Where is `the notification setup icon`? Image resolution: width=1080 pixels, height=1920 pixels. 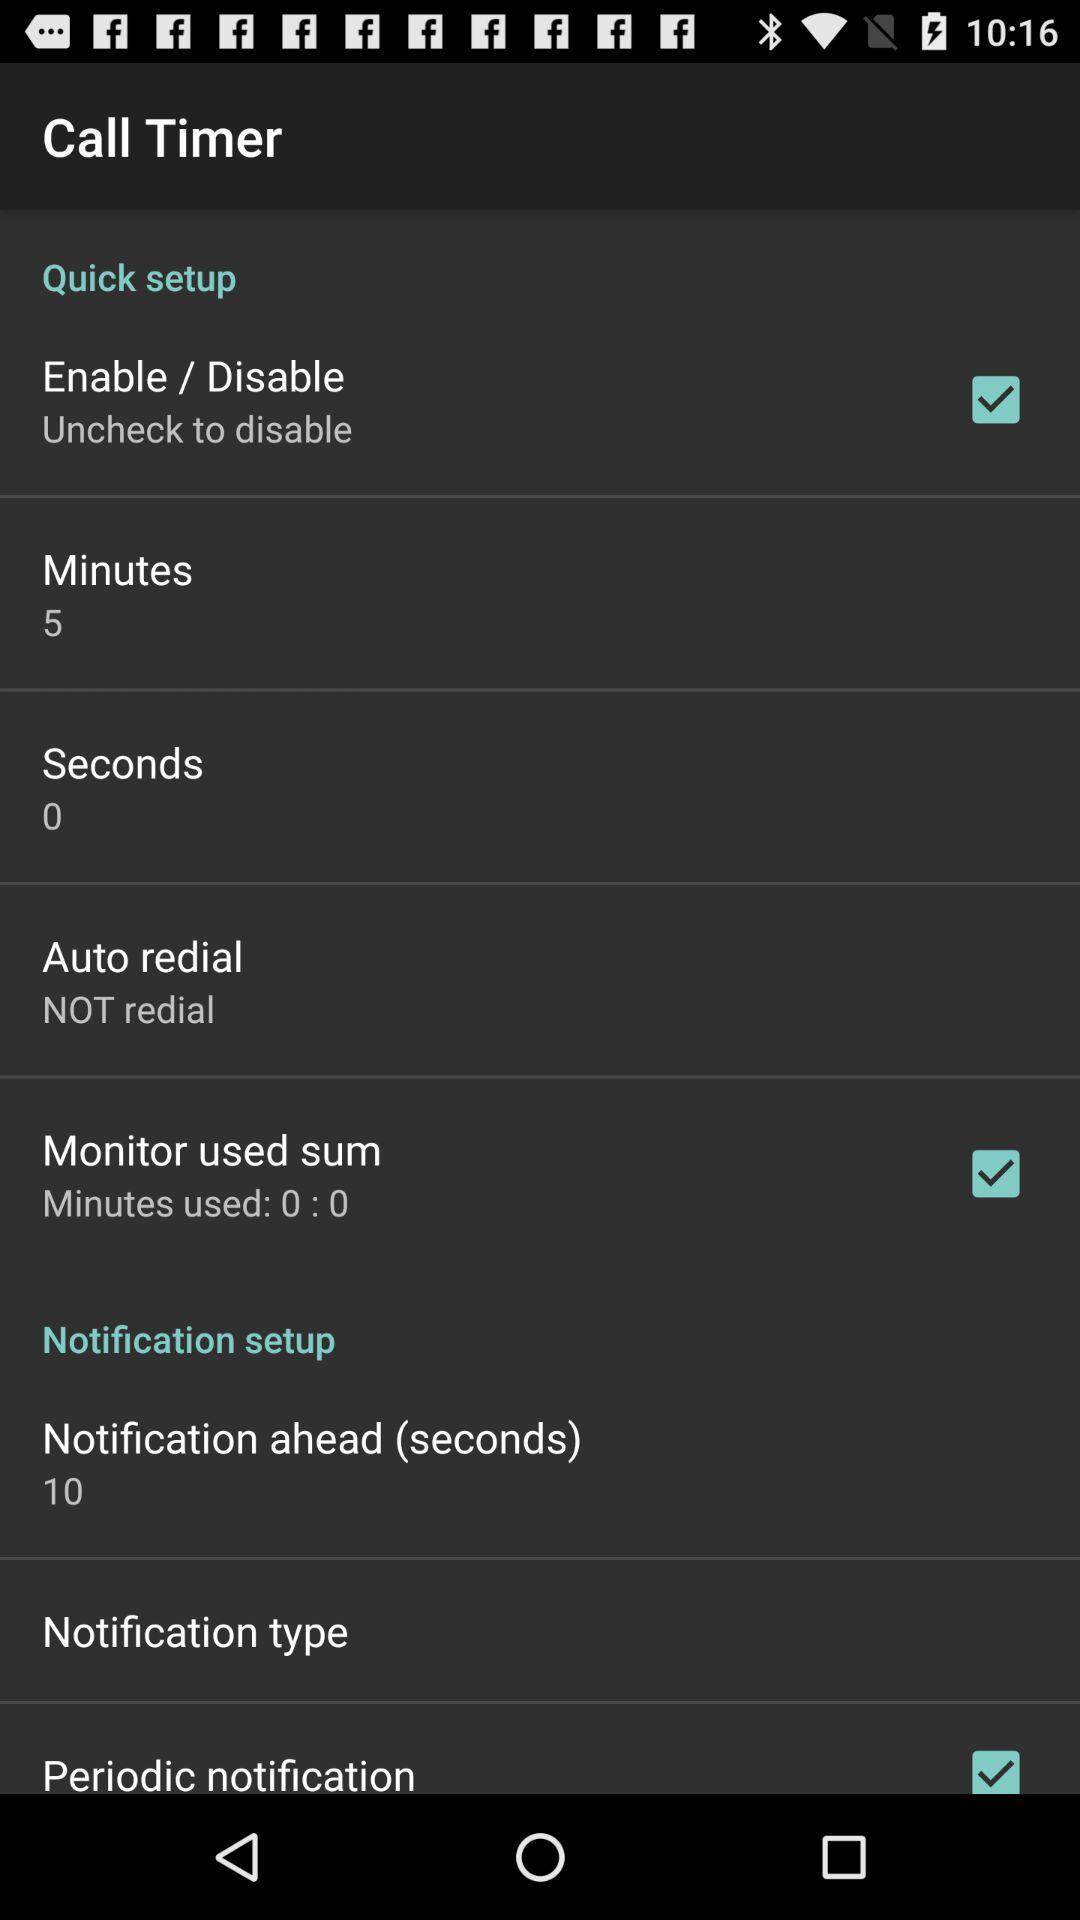 the notification setup icon is located at coordinates (540, 1317).